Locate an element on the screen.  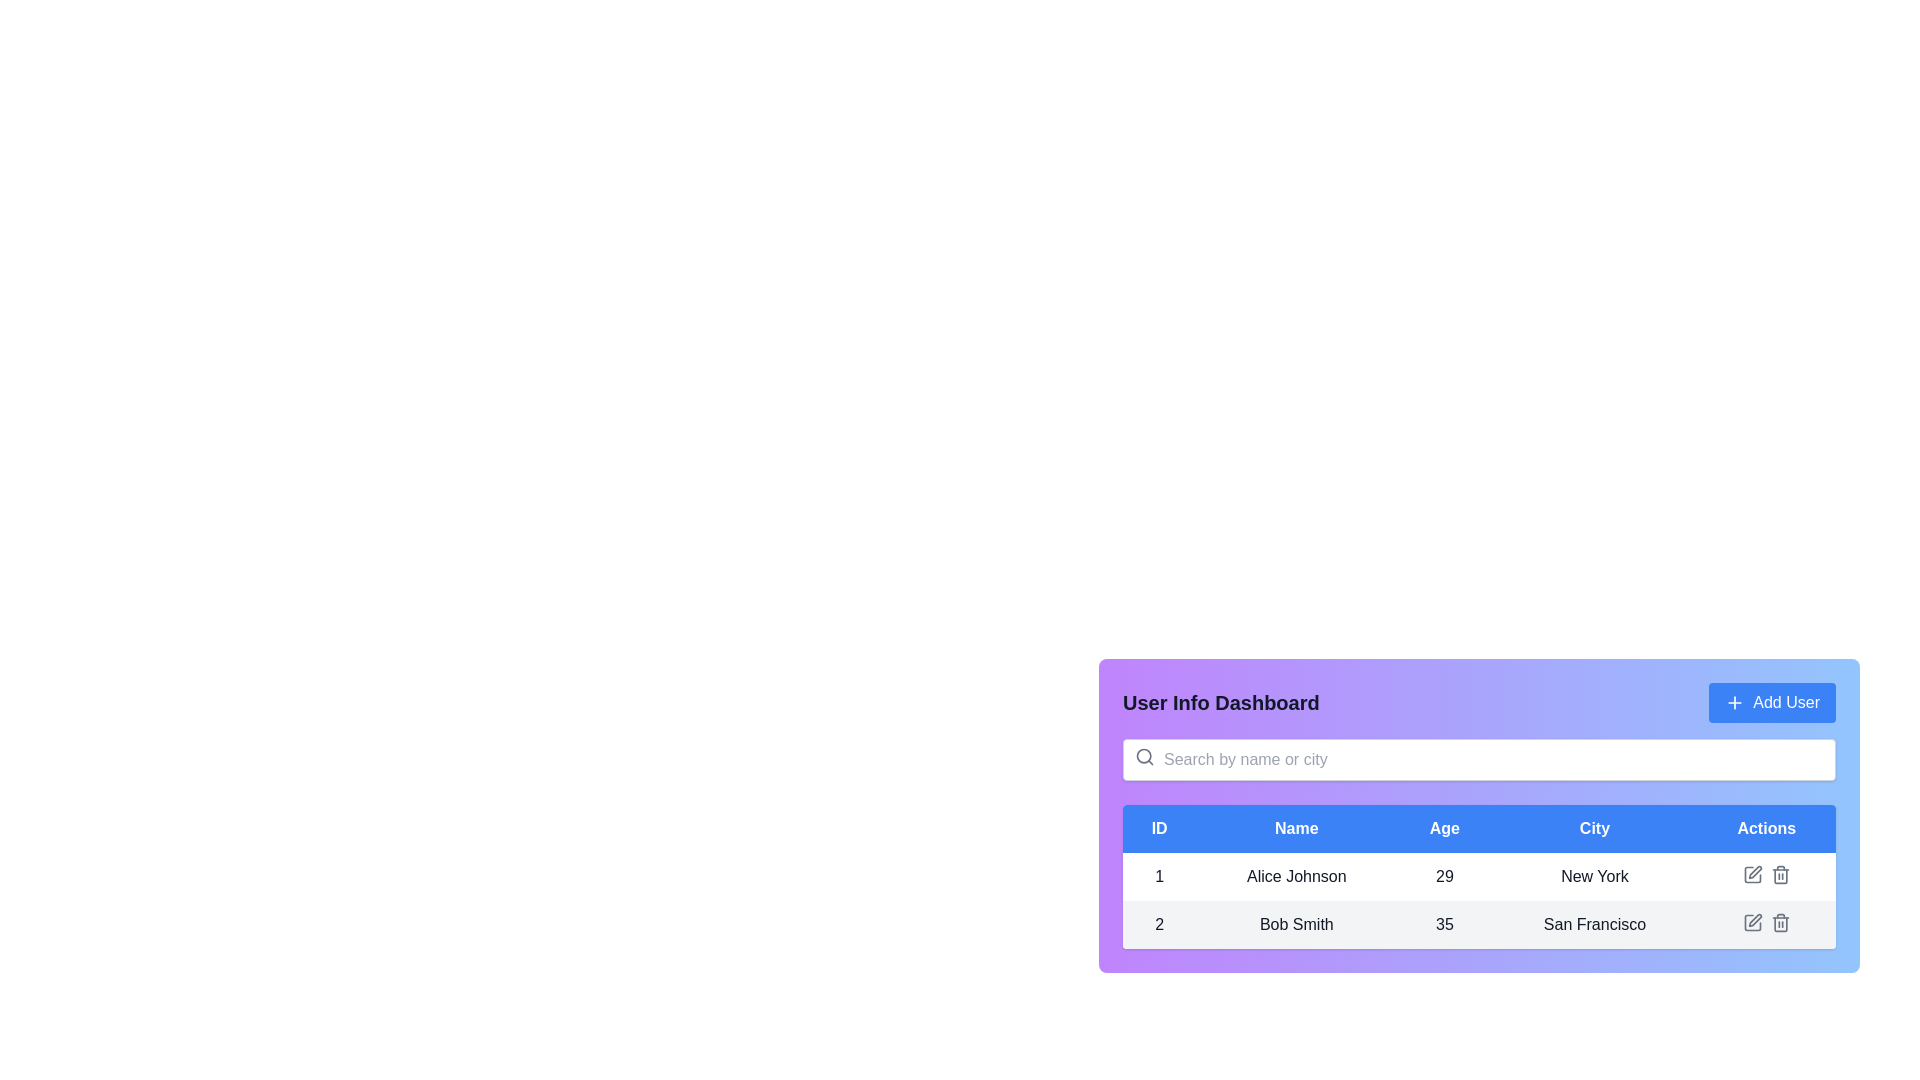
the table cell displaying the age of 'Alice Johnson' located in the third column of the first row under the 'User Info Dashboard' is located at coordinates (1479, 875).